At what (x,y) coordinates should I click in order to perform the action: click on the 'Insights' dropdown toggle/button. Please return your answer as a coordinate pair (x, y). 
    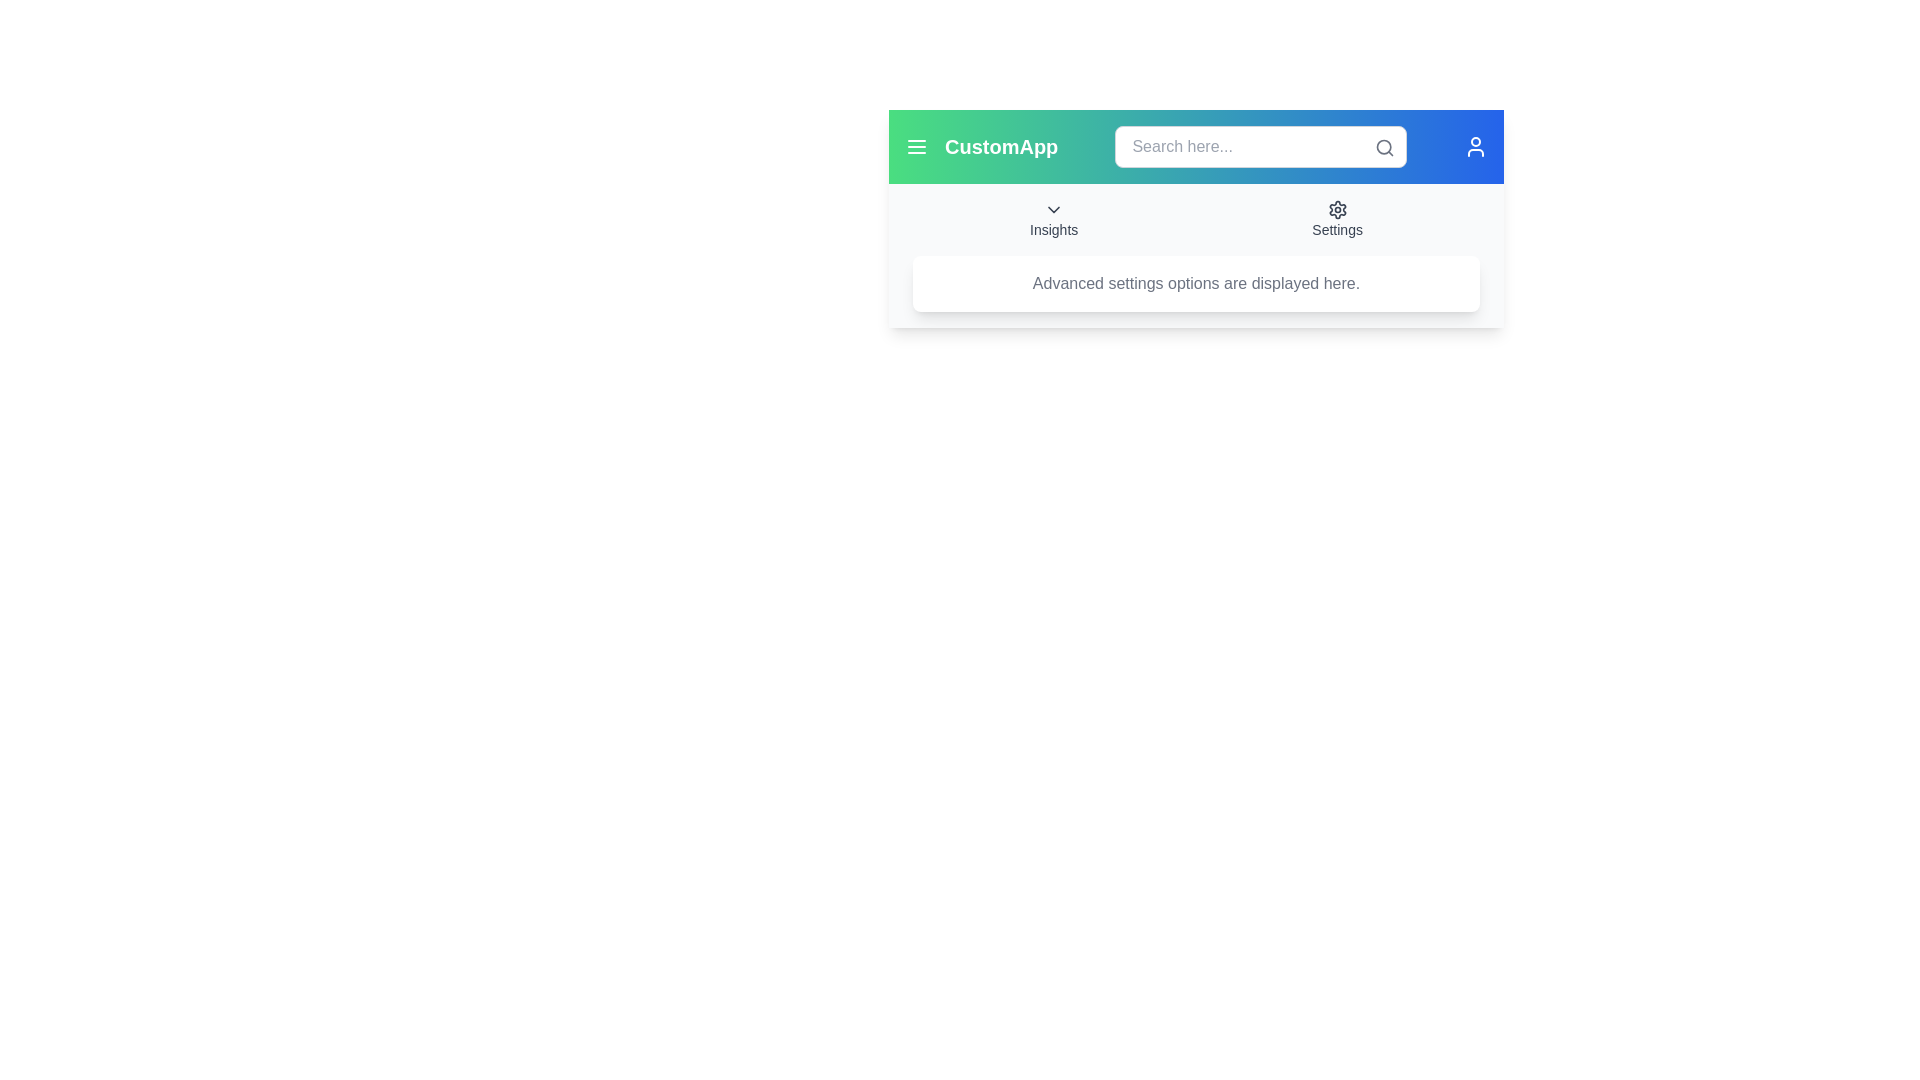
    Looking at the image, I should click on (1053, 219).